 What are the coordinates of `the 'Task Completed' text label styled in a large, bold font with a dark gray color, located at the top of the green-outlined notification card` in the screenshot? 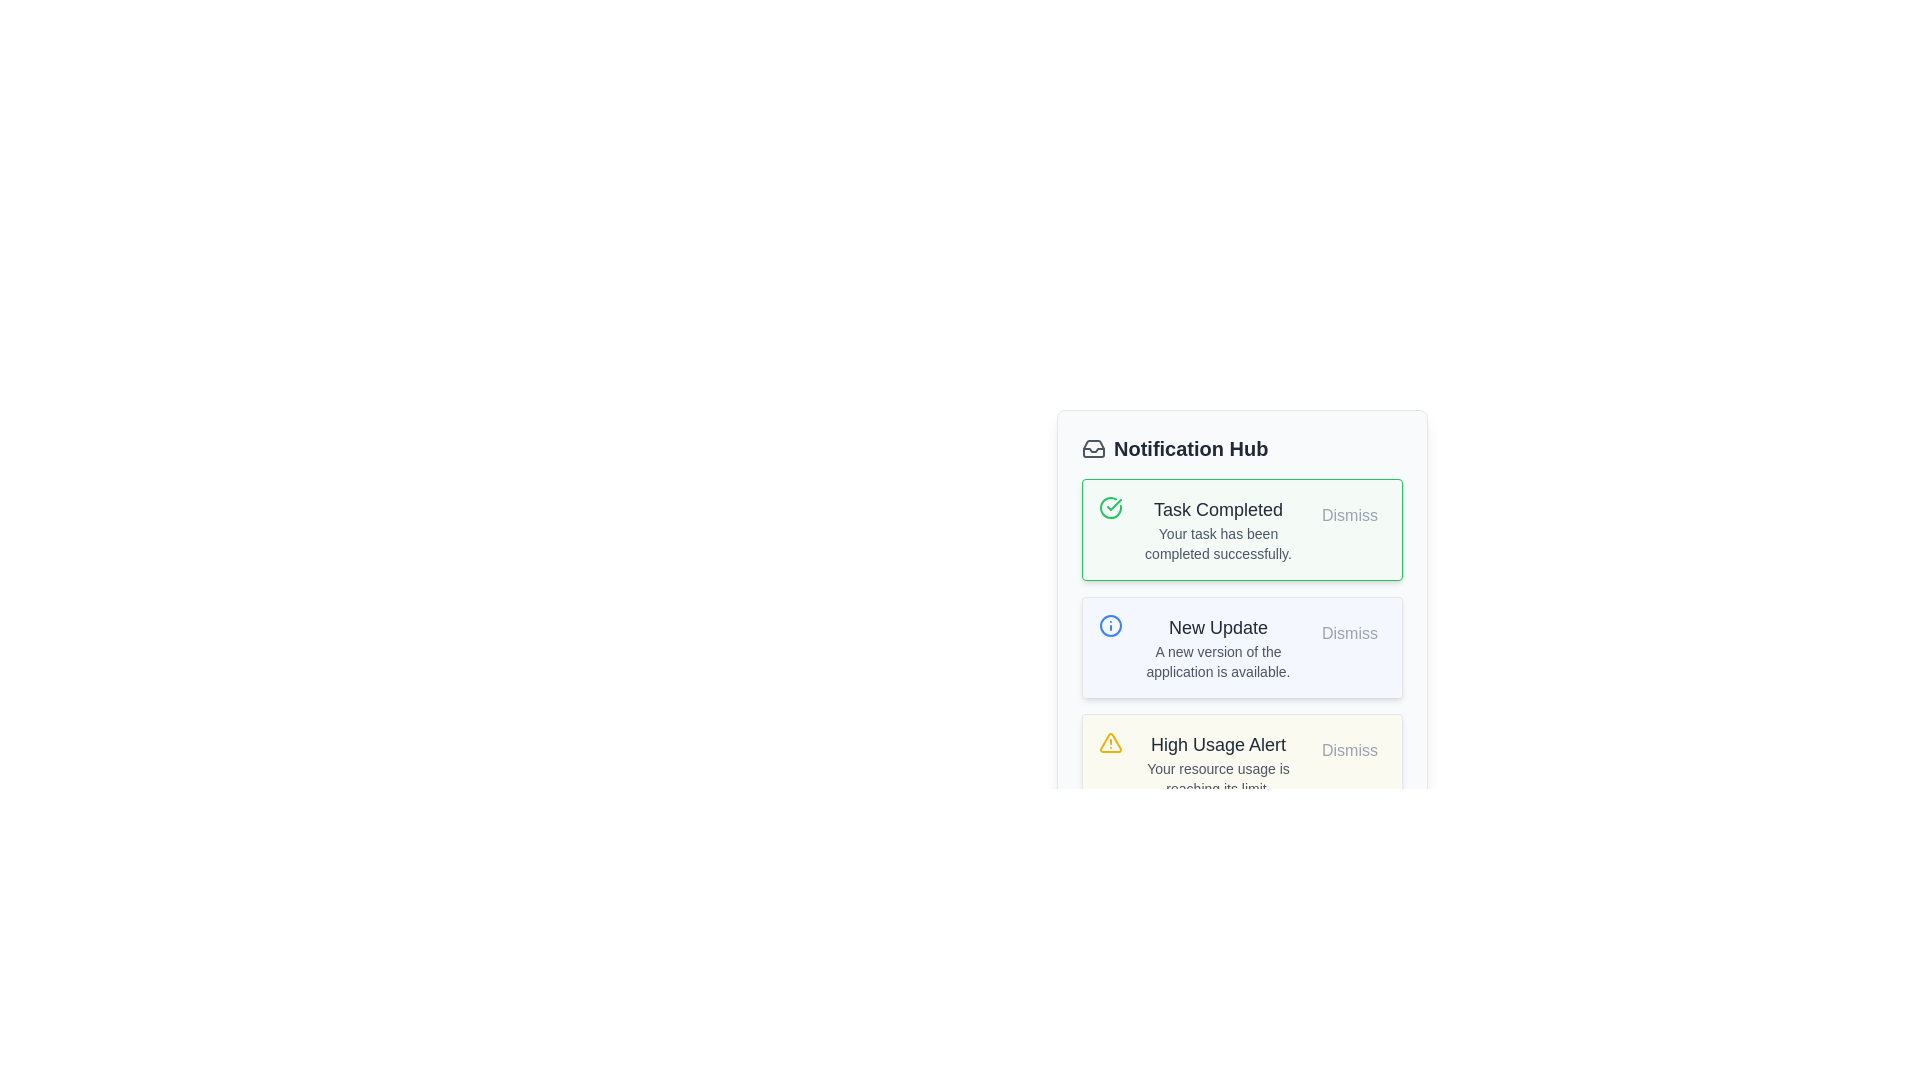 It's located at (1217, 508).